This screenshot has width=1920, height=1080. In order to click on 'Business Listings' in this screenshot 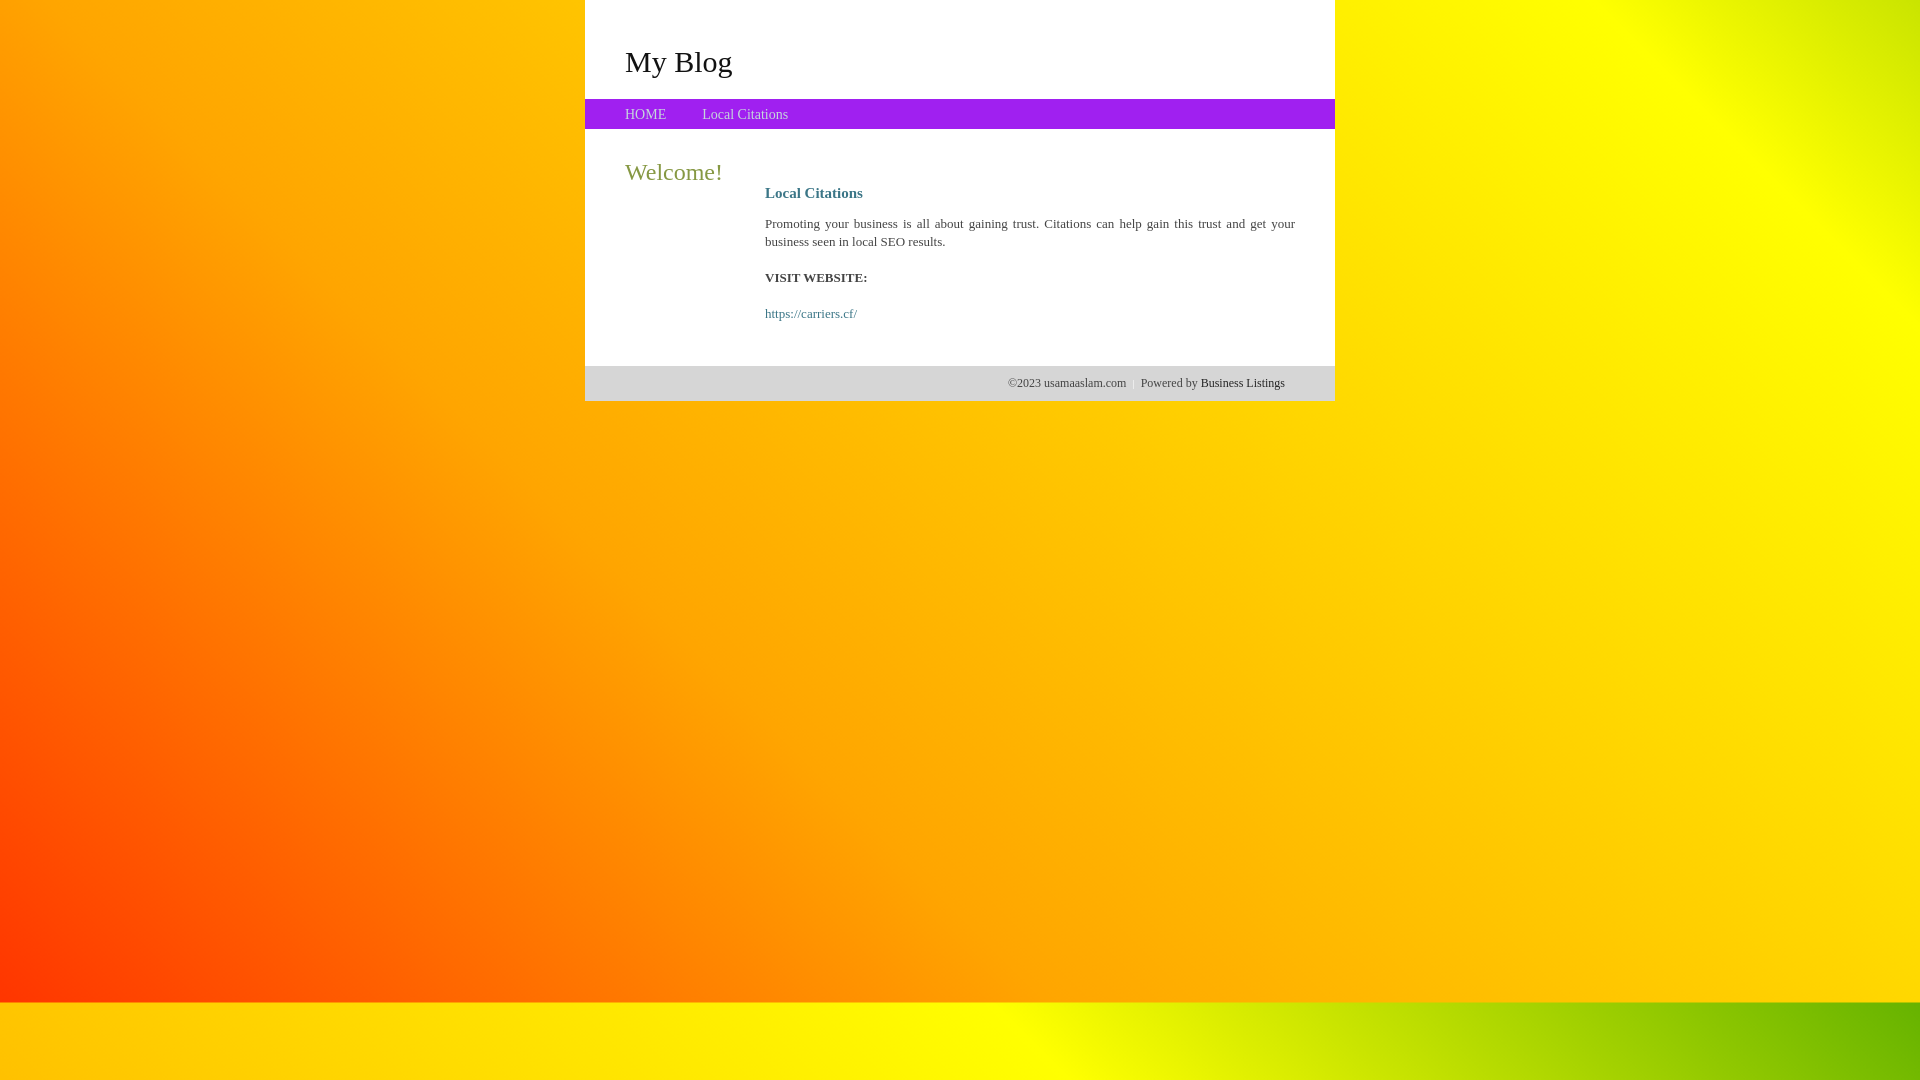, I will do `click(1242, 382)`.